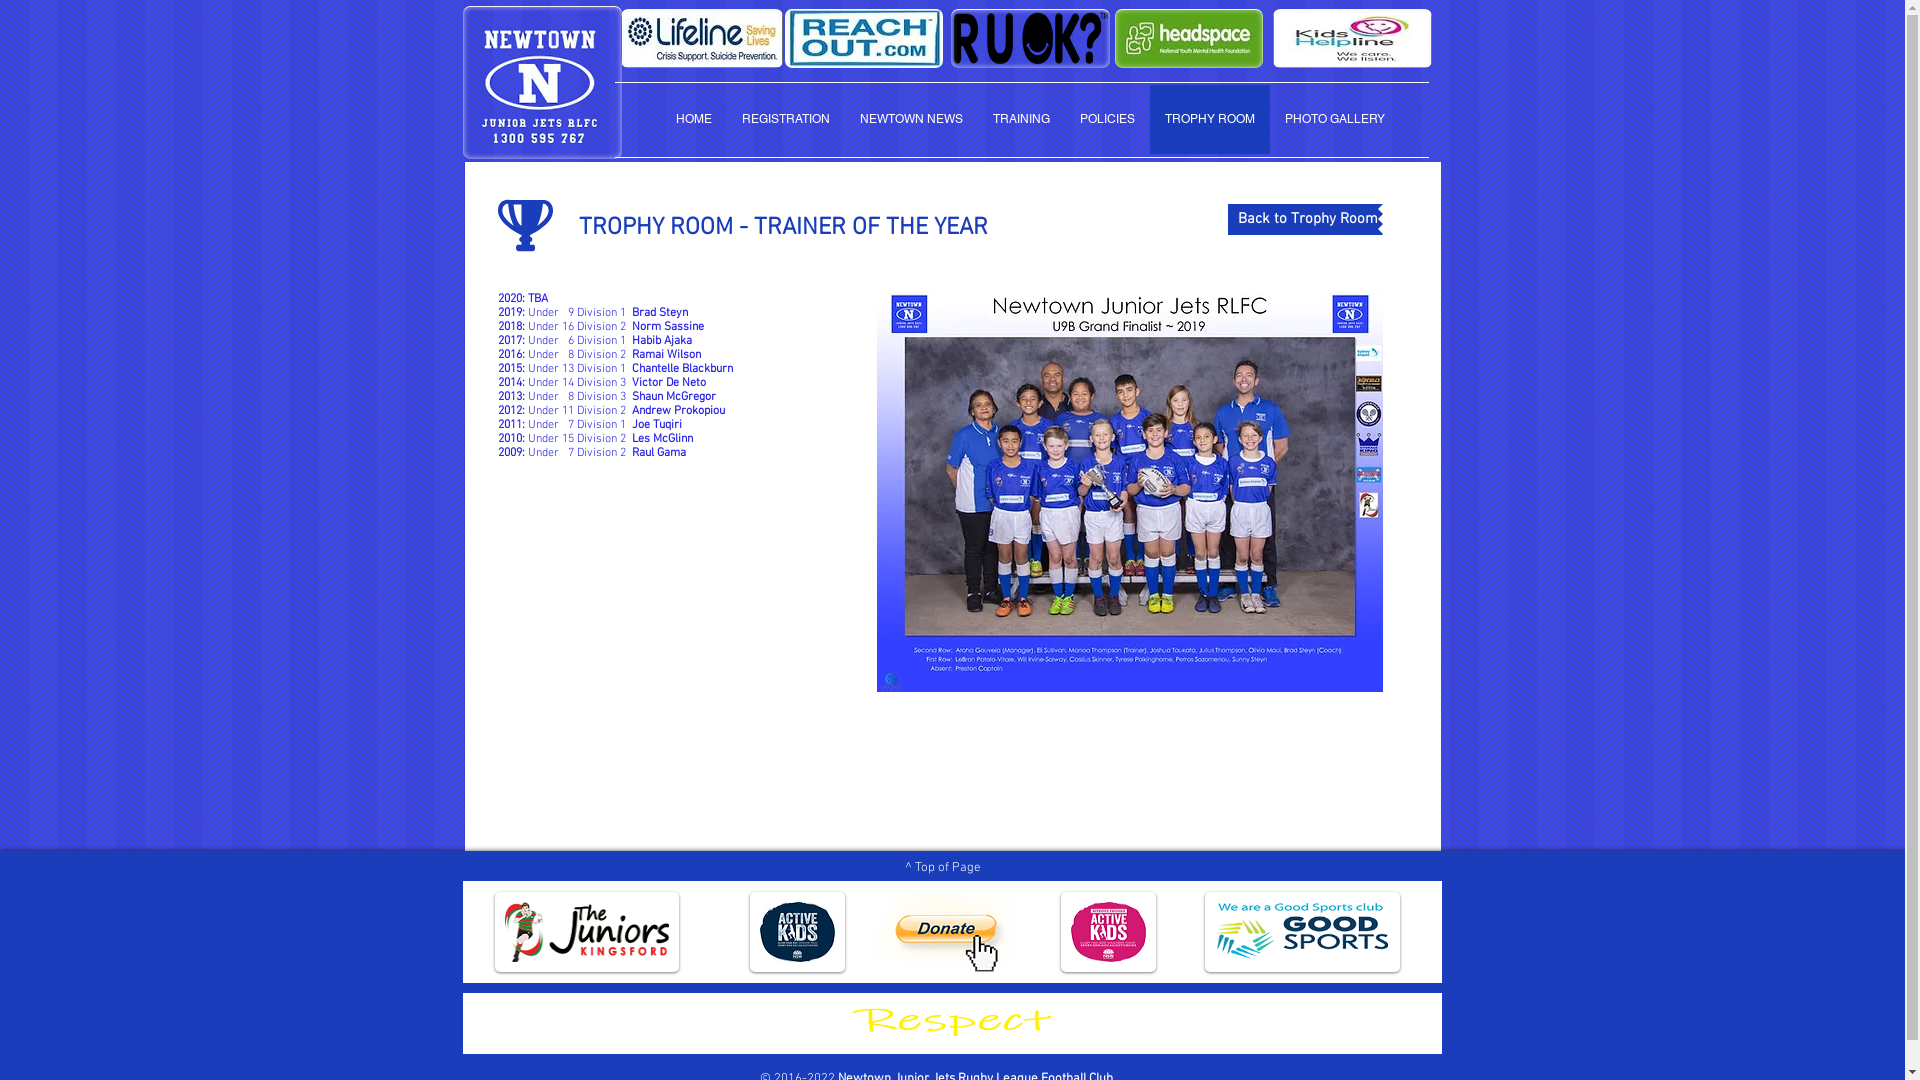 The height and width of the screenshot is (1080, 1920). I want to click on '^ Top of Page', so click(941, 866).